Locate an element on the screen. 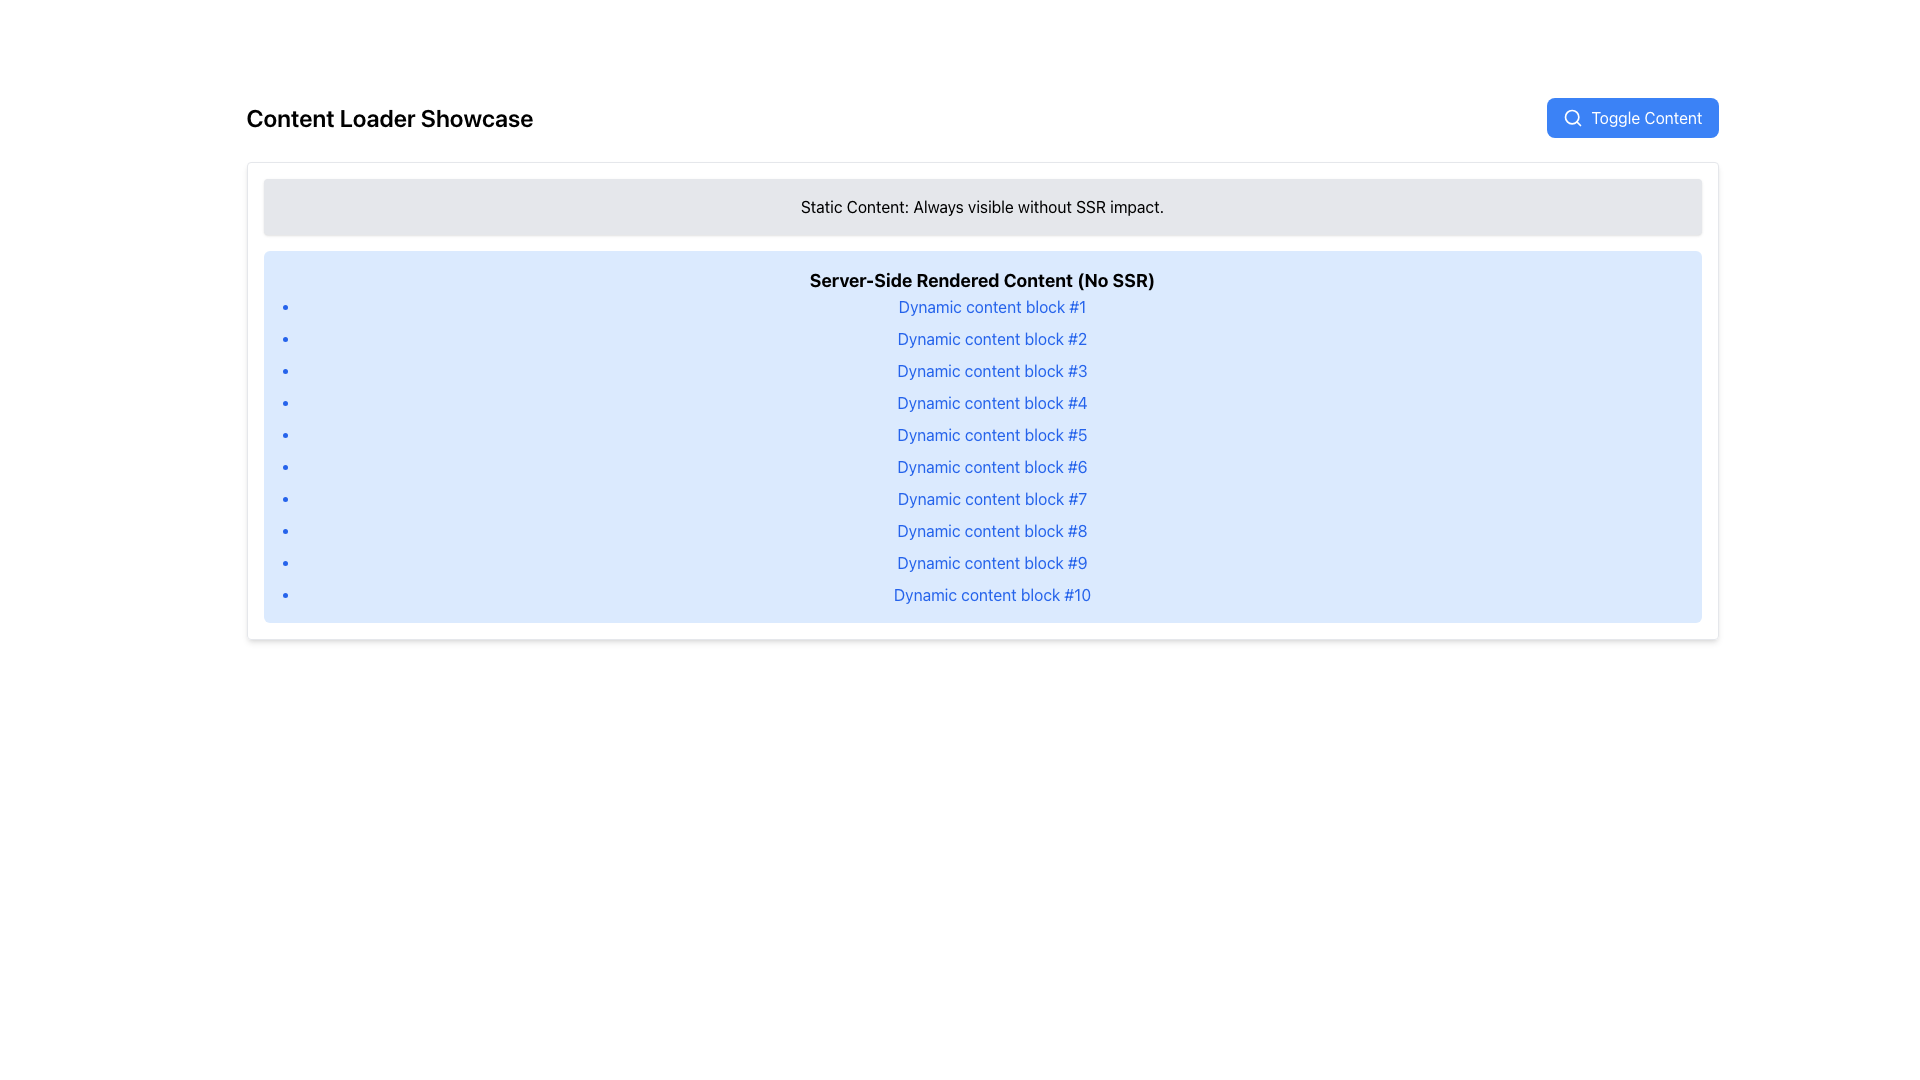 Image resolution: width=1920 pixels, height=1080 pixels. the text label displaying 'Dynamic content block #2', which is styled in blue font and is the second item in a vertically-listed group of similar labels is located at coordinates (992, 338).